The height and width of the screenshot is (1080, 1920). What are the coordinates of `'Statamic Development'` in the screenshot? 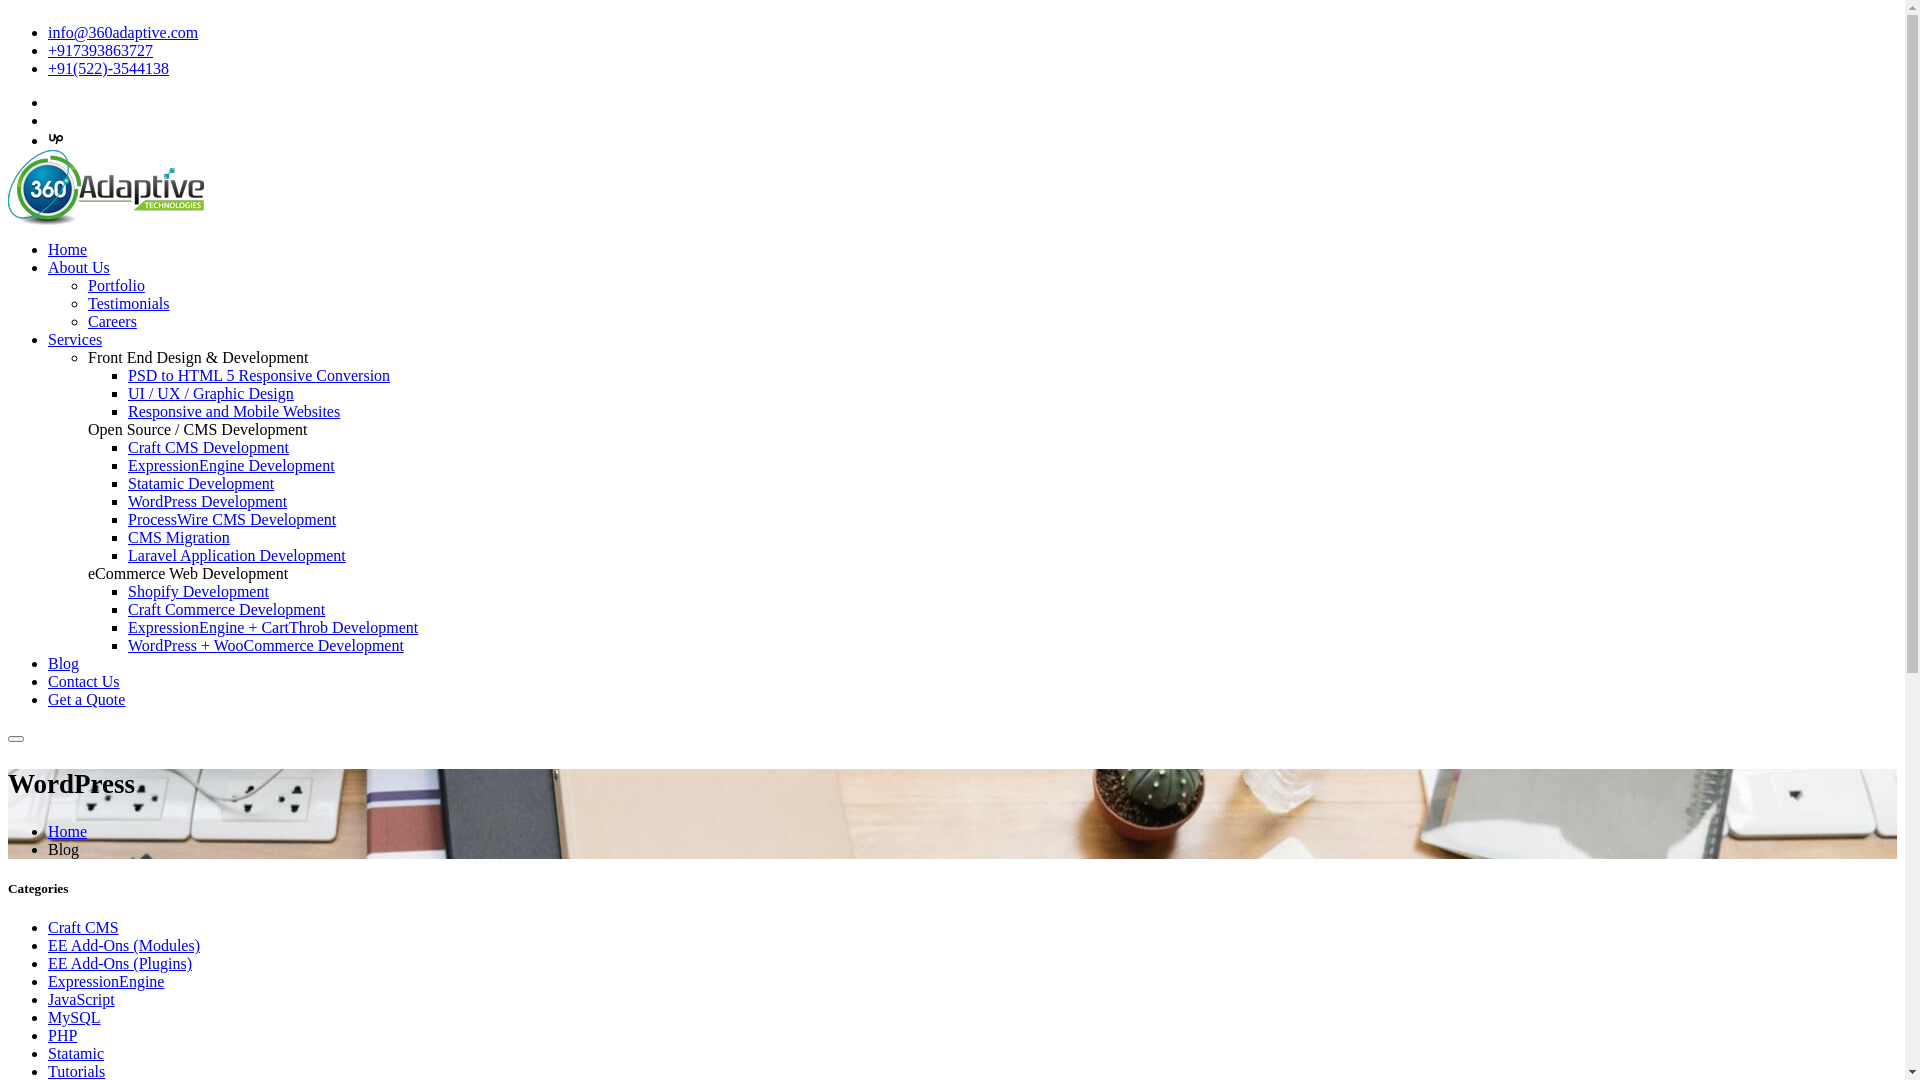 It's located at (201, 483).